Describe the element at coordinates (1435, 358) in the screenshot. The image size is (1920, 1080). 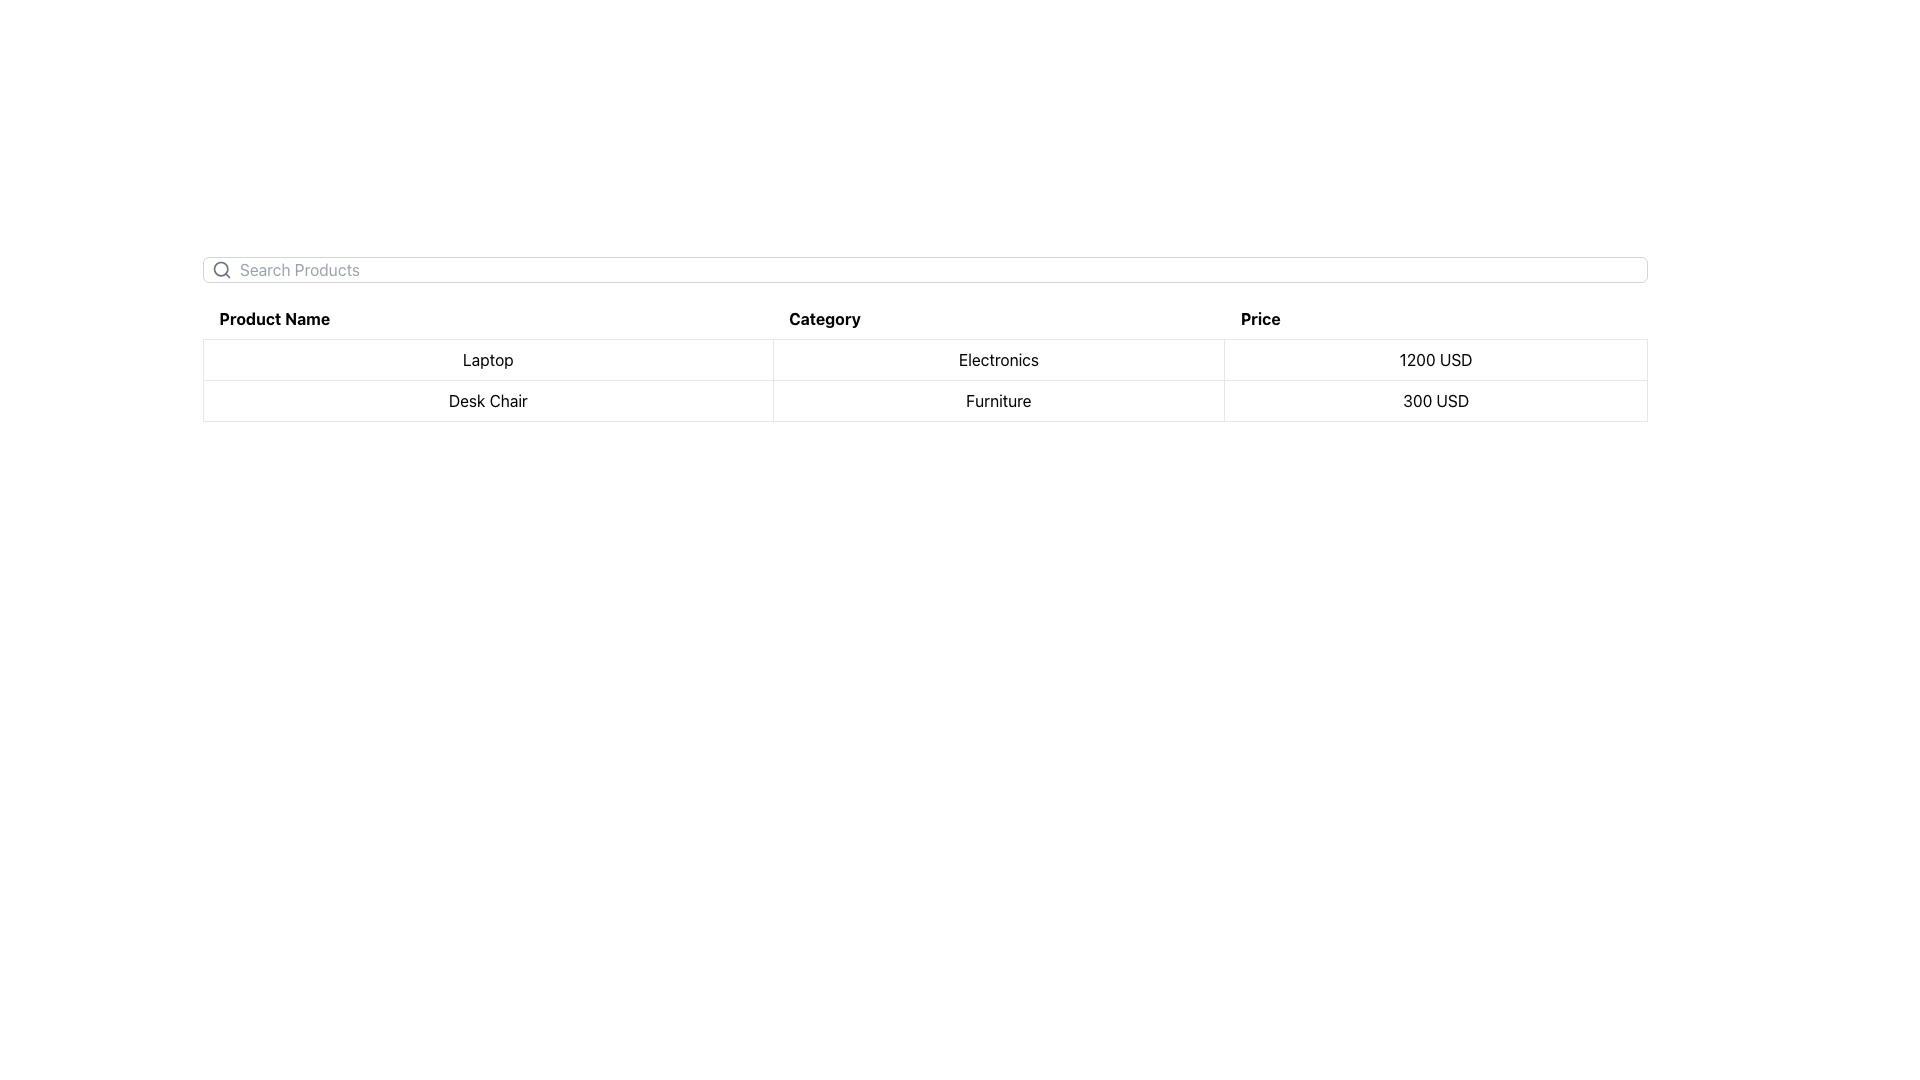
I see `the static text element displaying the price of the listed product in the 3rd column of the first data row of the table, which is aligned to the right of 'Electronics' in the 2nd column` at that location.